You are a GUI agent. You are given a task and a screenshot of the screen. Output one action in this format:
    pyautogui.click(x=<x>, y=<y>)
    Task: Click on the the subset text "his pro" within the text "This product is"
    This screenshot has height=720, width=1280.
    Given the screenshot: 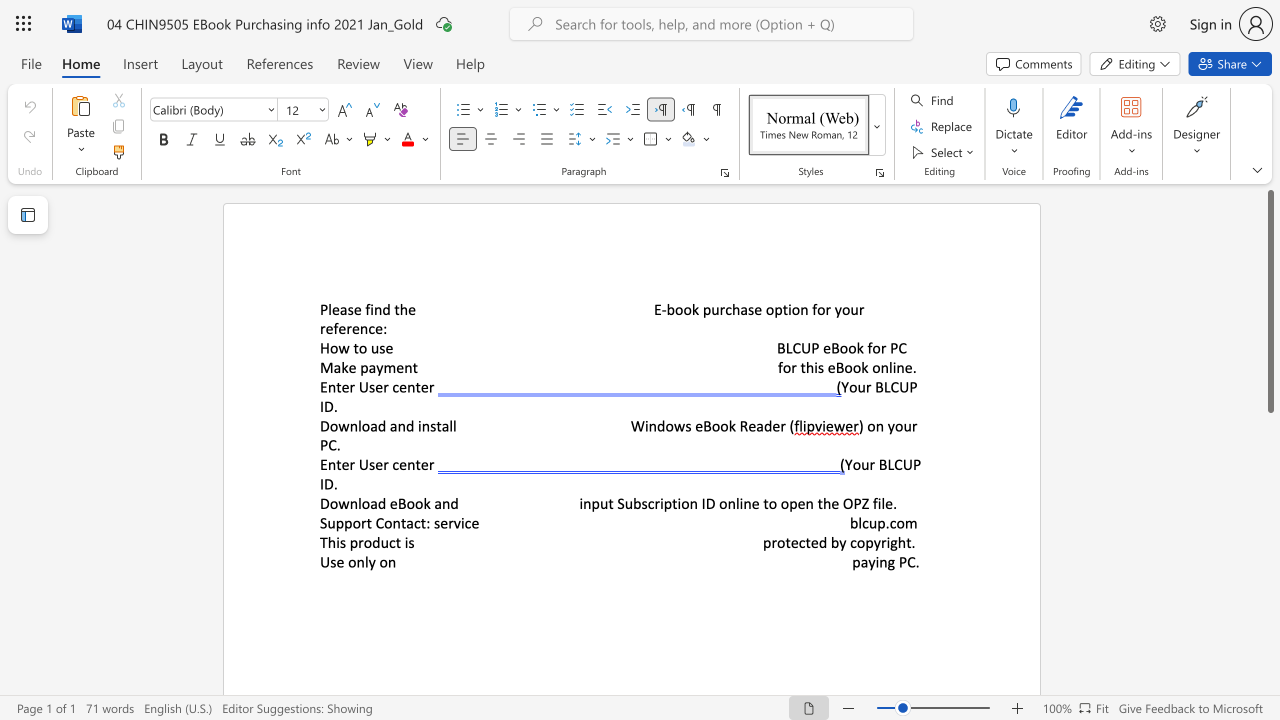 What is the action you would take?
    pyautogui.click(x=327, y=542)
    